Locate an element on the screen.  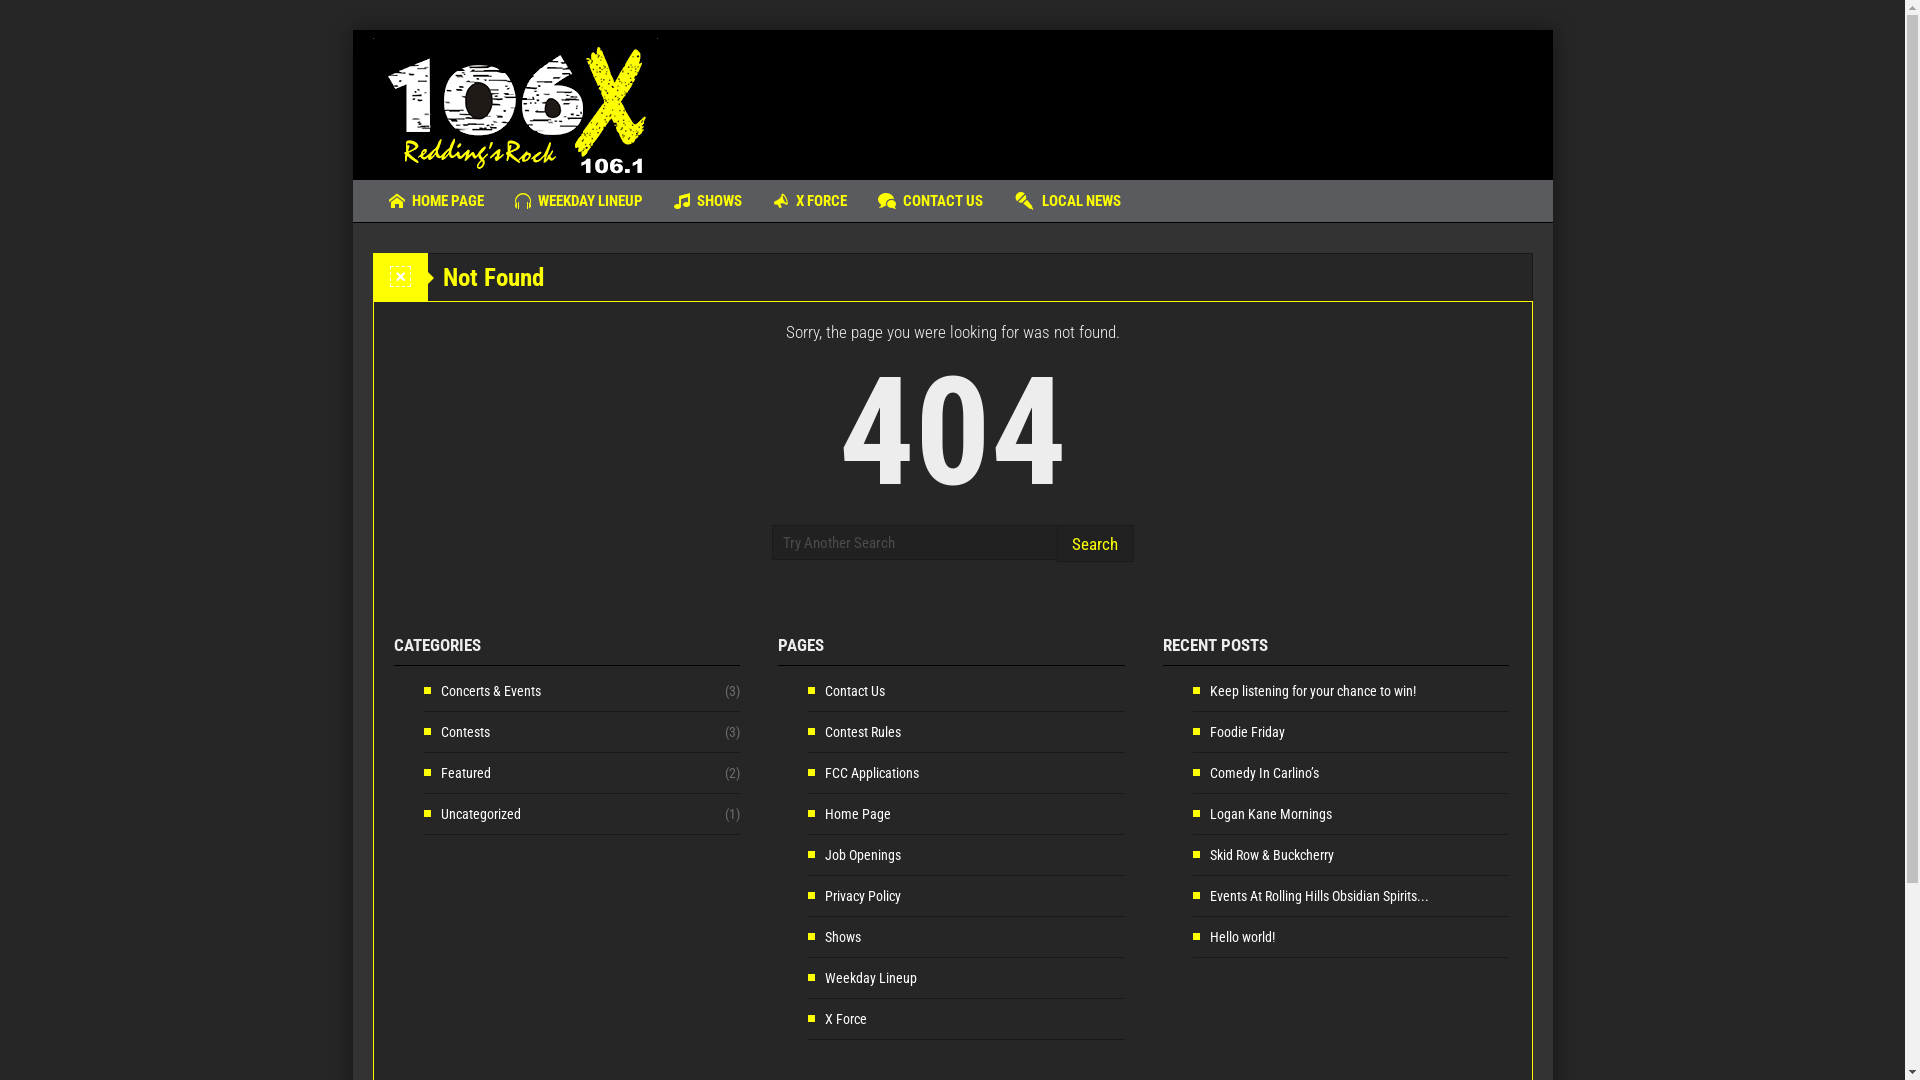
'Contests' is located at coordinates (455, 732).